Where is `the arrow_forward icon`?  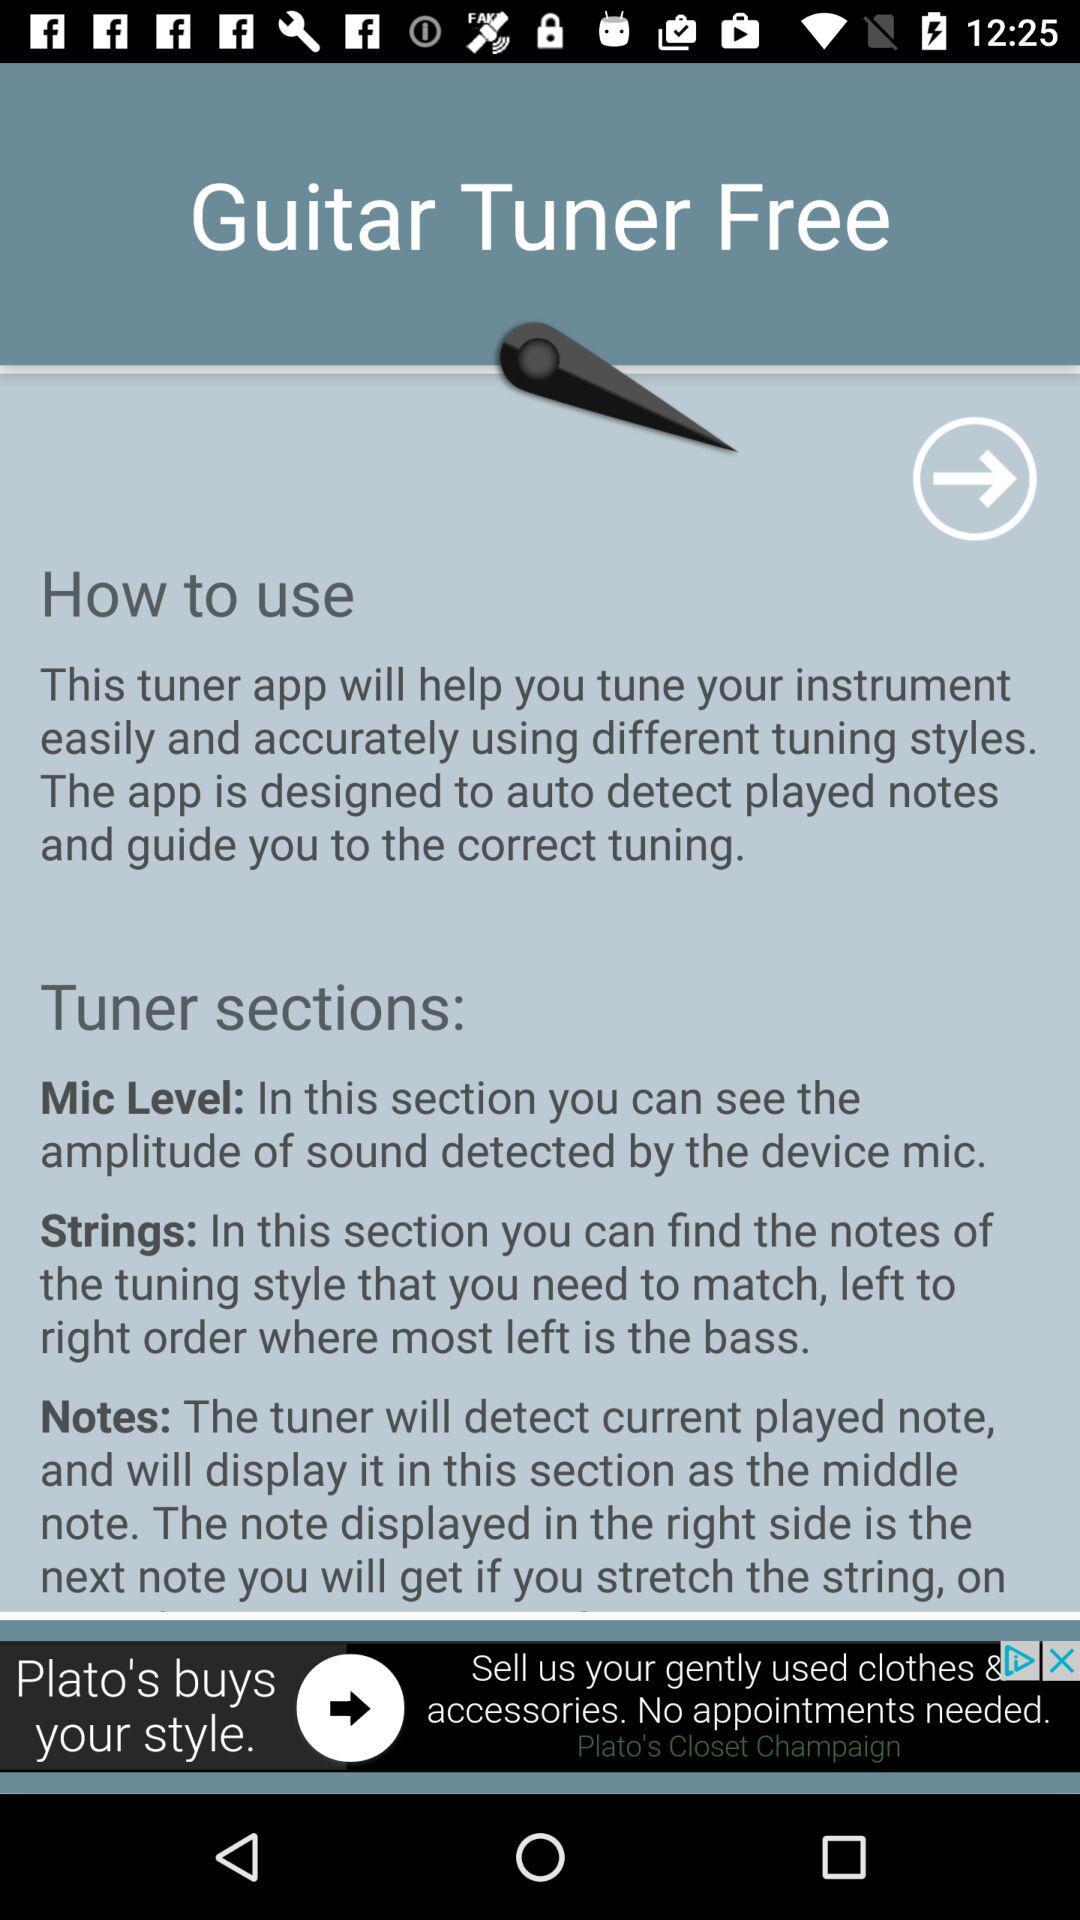
the arrow_forward icon is located at coordinates (973, 477).